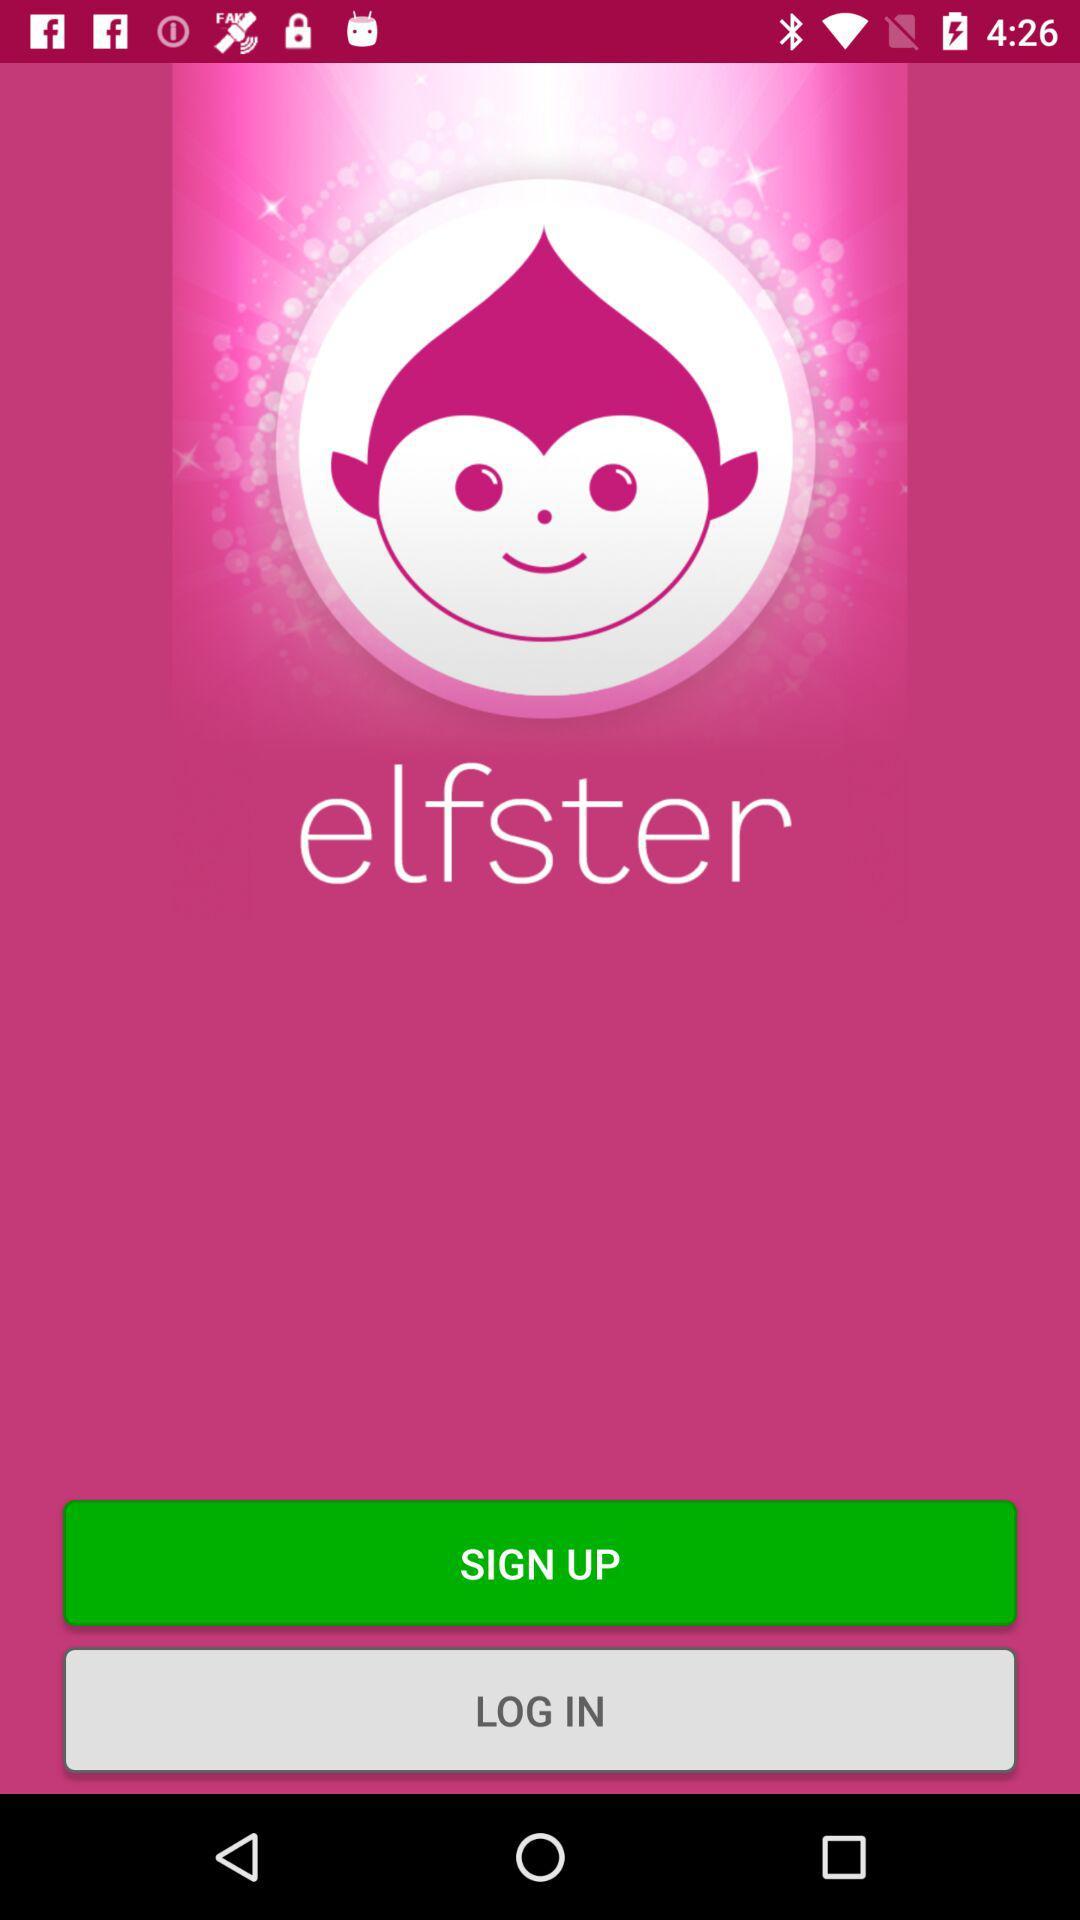 Image resolution: width=1080 pixels, height=1920 pixels. What do you see at coordinates (540, 1562) in the screenshot?
I see `icon above the log in` at bounding box center [540, 1562].